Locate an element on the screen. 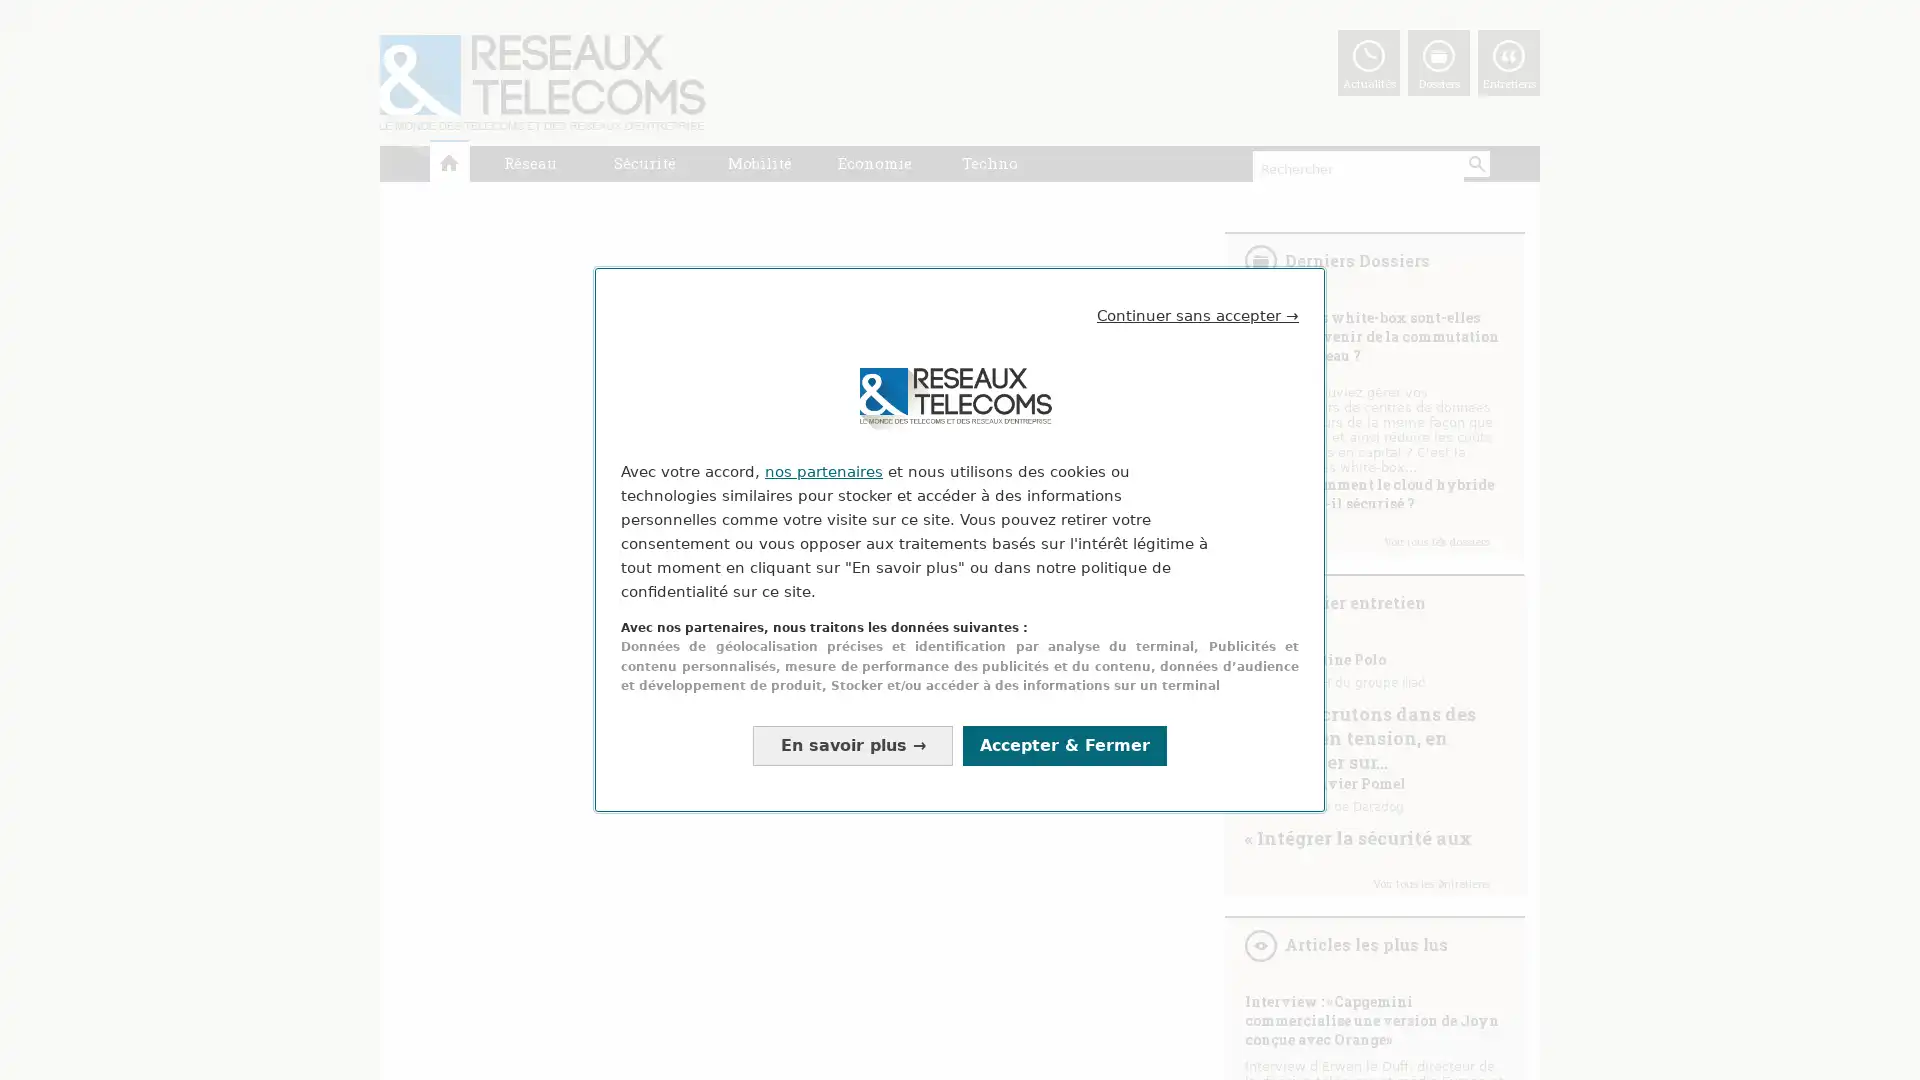 This screenshot has width=1920, height=1080. Accepter notre traitement des donnees et fermer is located at coordinates (1064, 745).